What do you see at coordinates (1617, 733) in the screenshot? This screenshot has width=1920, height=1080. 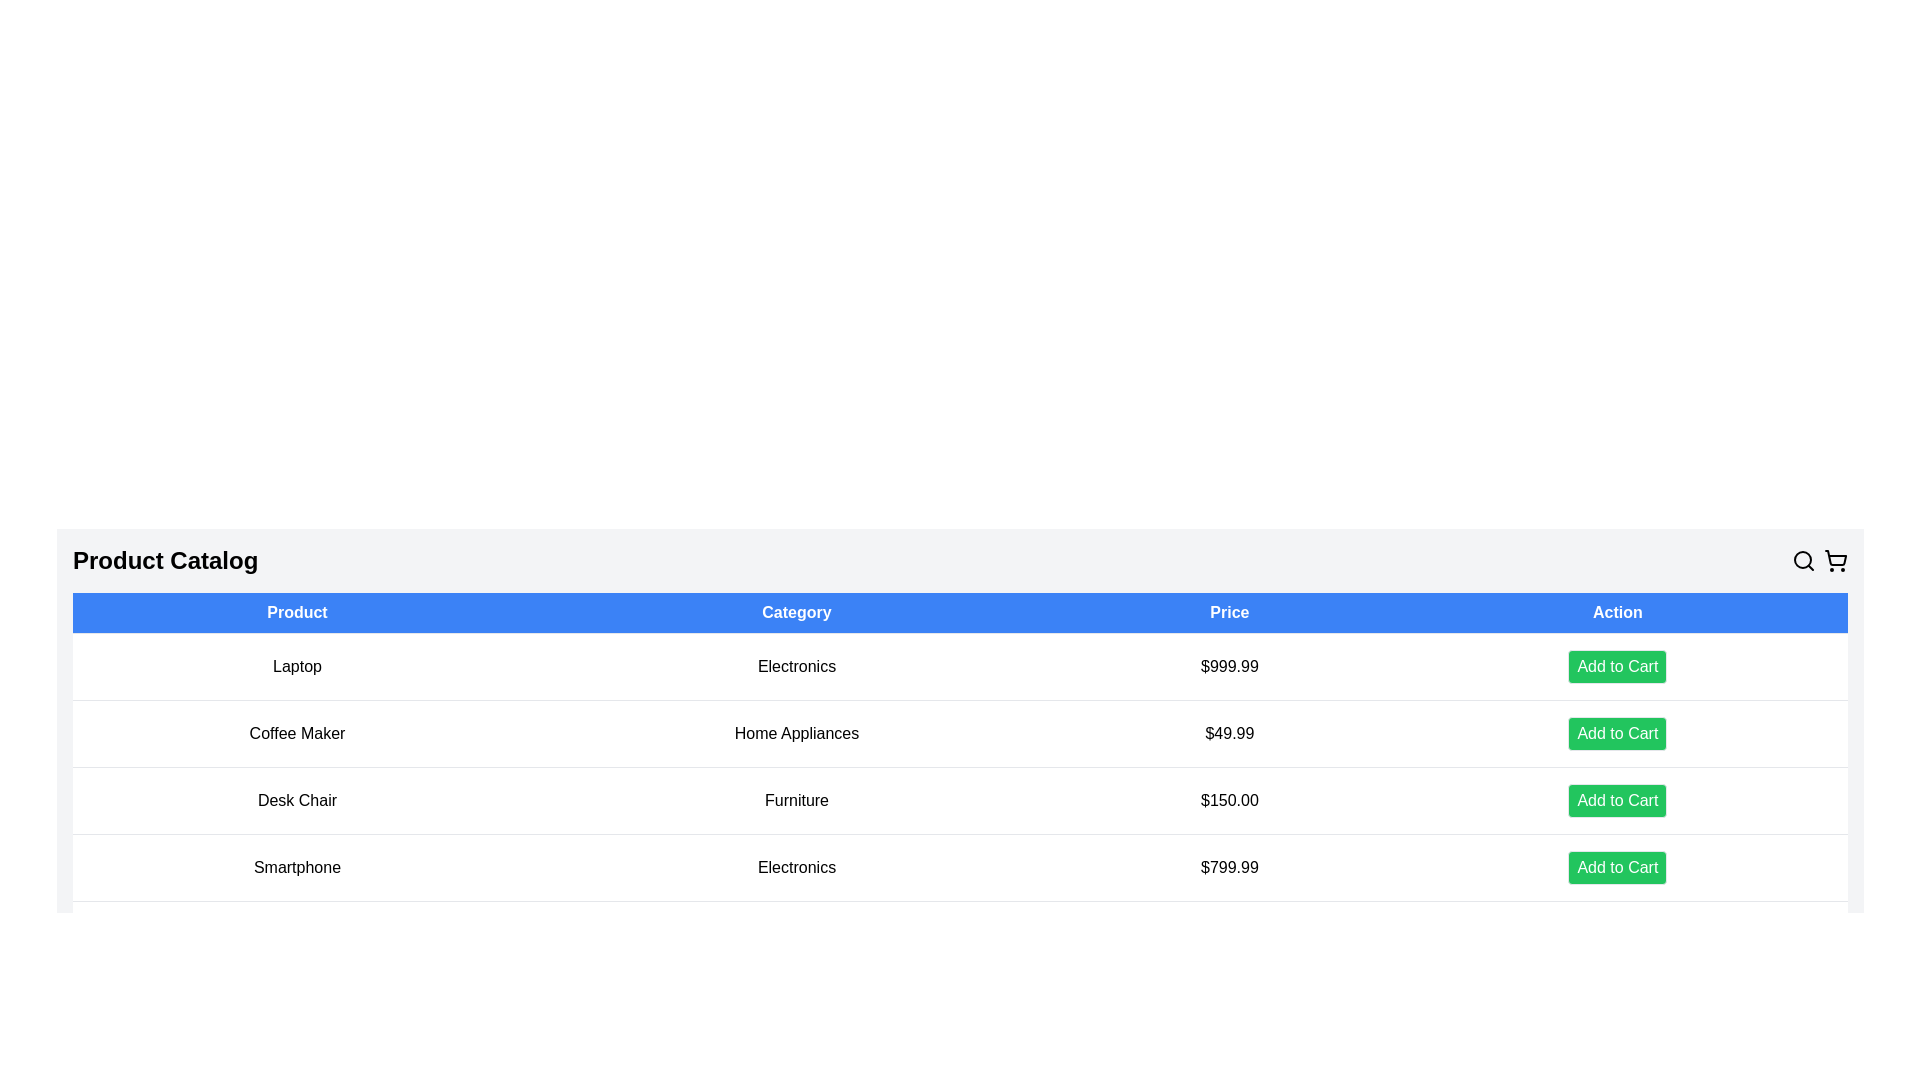 I see `the 'Add to Cart' button with a green background and white bold text in the third row of the 'Product Catalog' table` at bounding box center [1617, 733].